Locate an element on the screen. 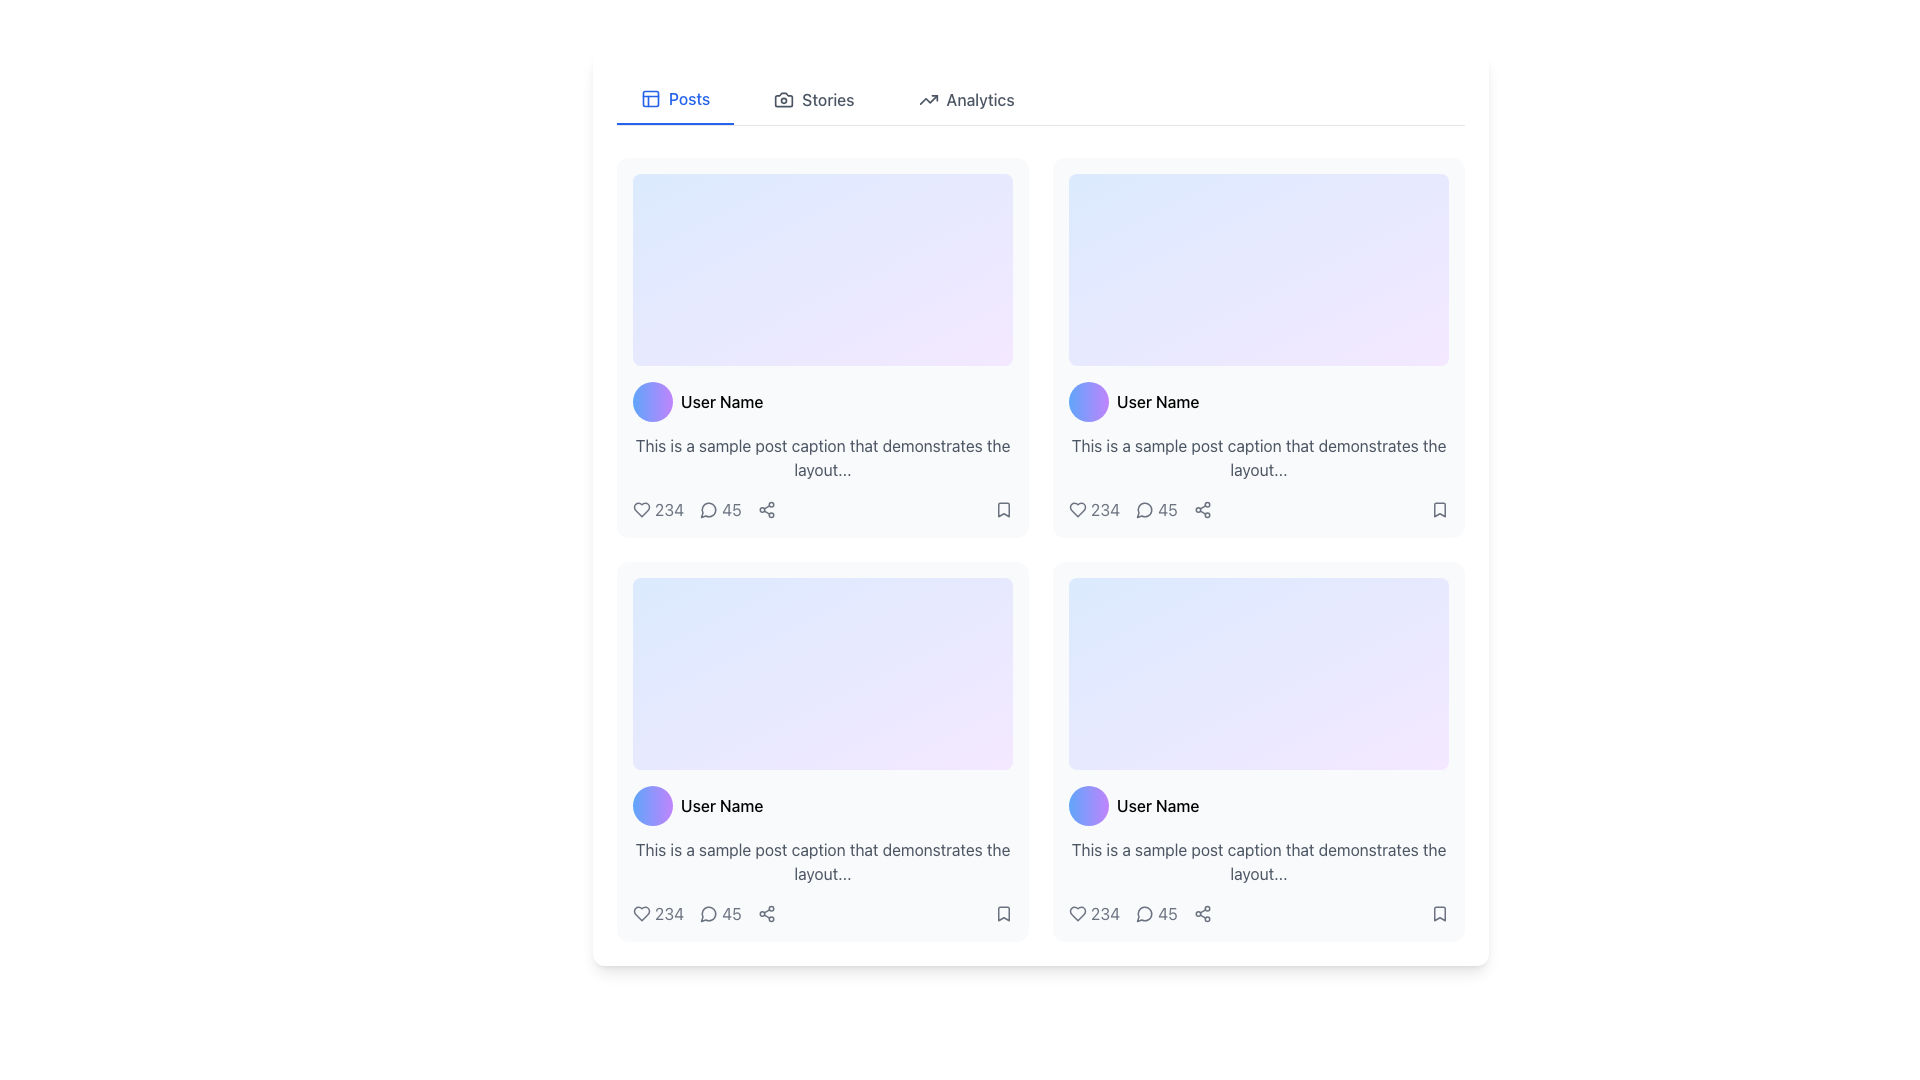 The image size is (1920, 1080). the trending-up arrow icon located to the left of the 'Analytics' text in the navigation bar is located at coordinates (927, 100).